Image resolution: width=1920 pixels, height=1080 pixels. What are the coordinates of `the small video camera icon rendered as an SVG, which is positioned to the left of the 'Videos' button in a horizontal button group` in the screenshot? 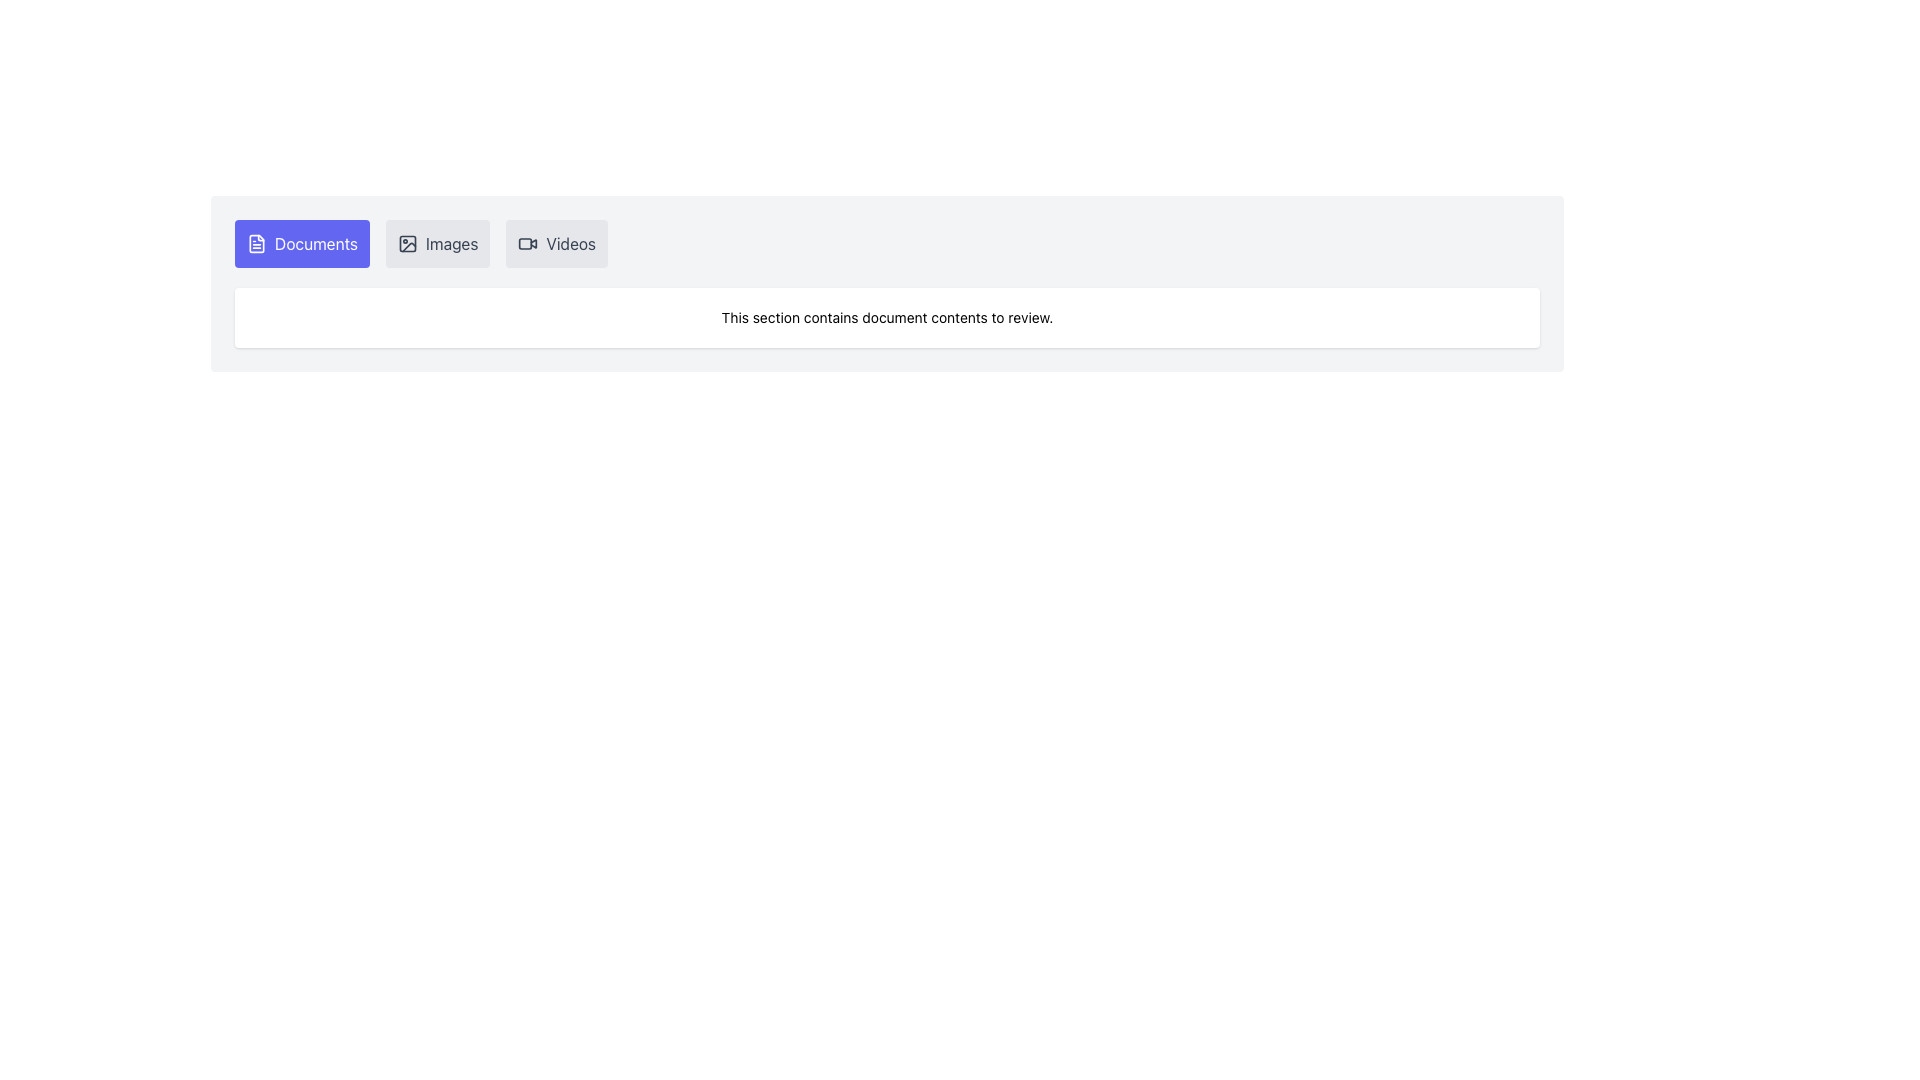 It's located at (528, 242).